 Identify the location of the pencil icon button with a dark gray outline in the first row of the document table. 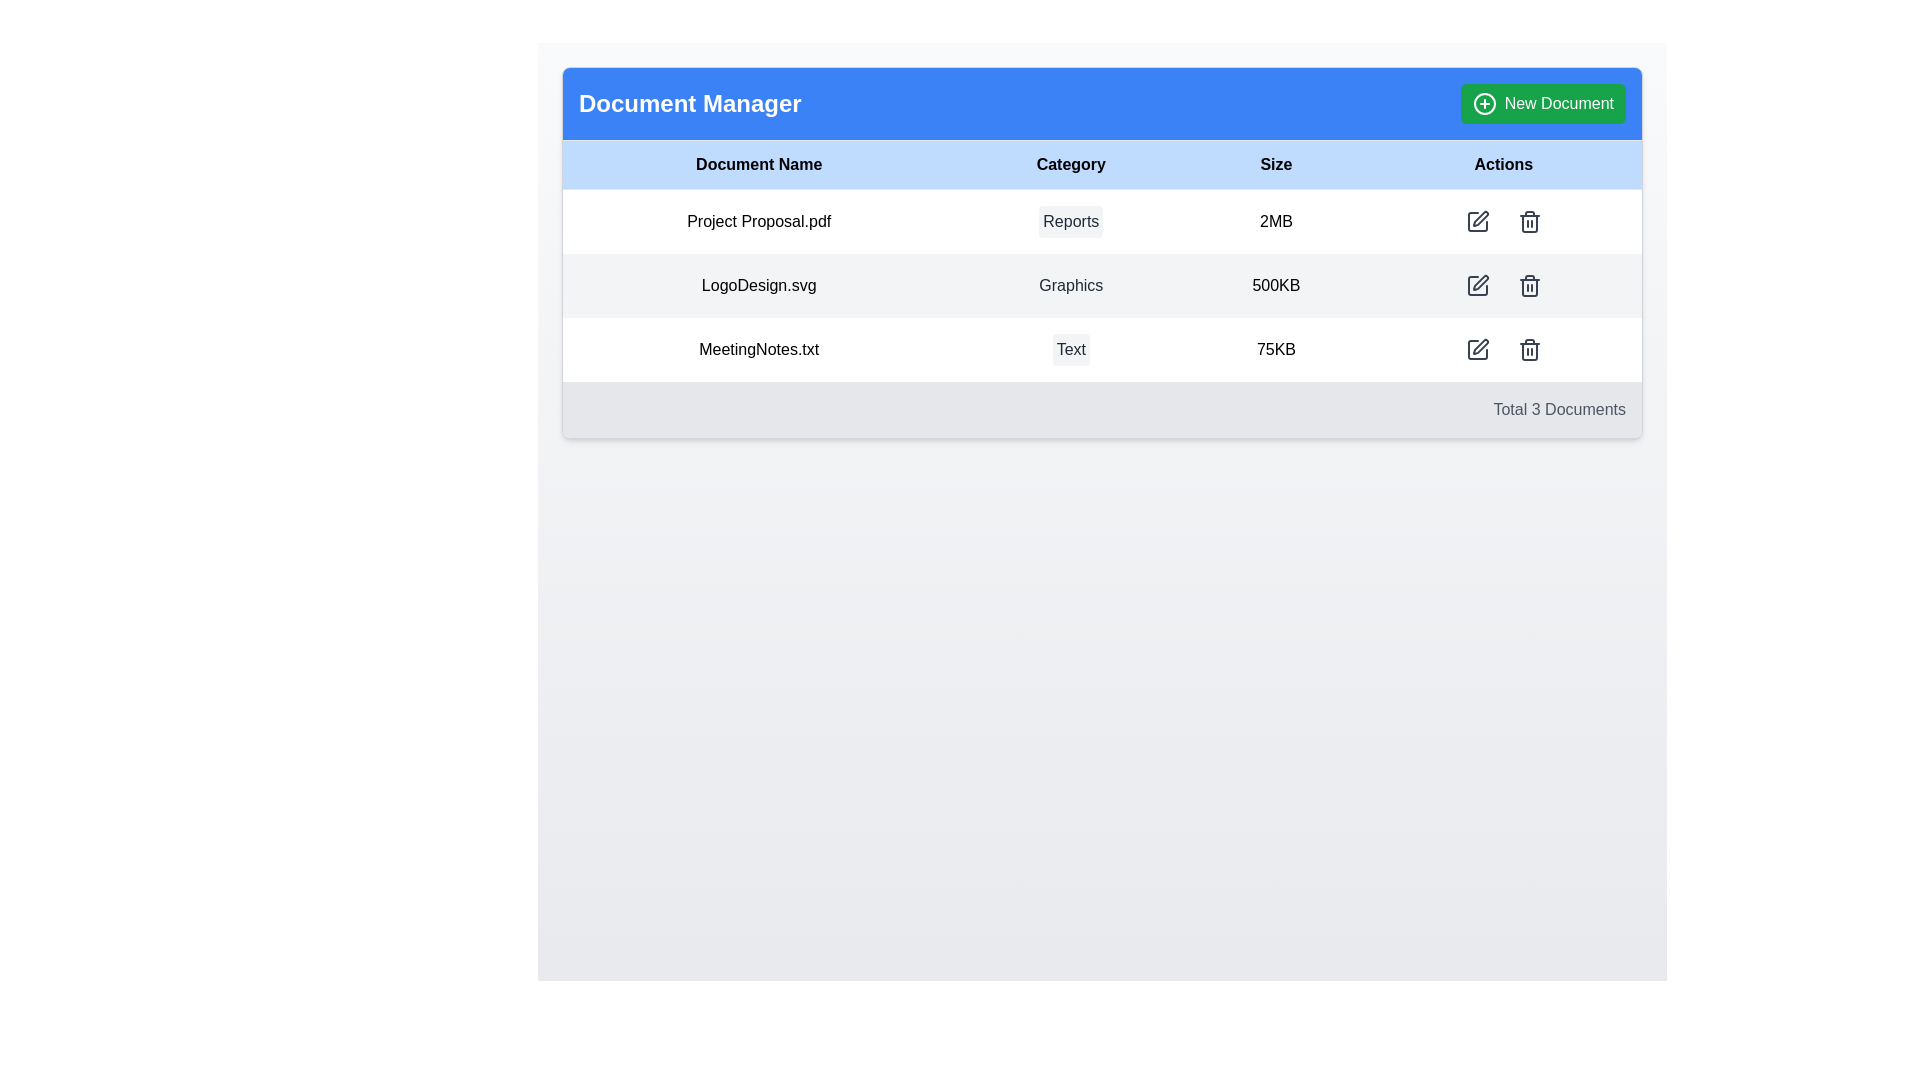
(1477, 222).